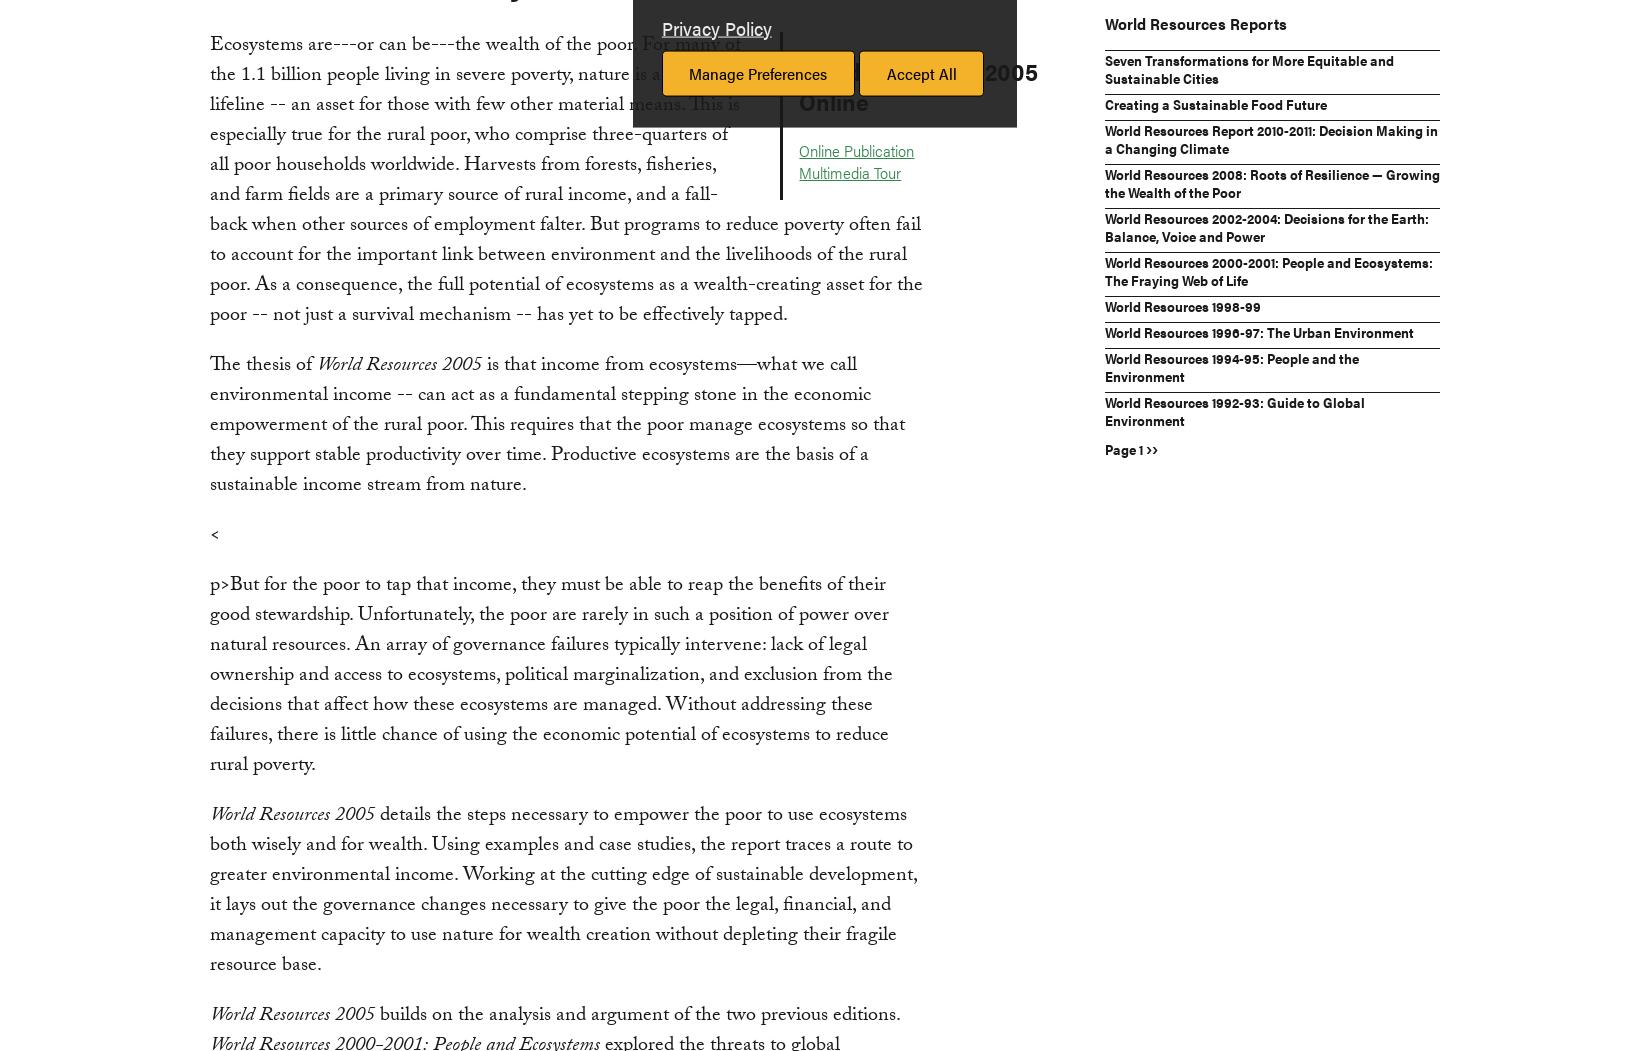 Image resolution: width=1650 pixels, height=1051 pixels. What do you see at coordinates (635, 1015) in the screenshot?
I see `'builds on the analysis and argument of the two previous editions.'` at bounding box center [635, 1015].